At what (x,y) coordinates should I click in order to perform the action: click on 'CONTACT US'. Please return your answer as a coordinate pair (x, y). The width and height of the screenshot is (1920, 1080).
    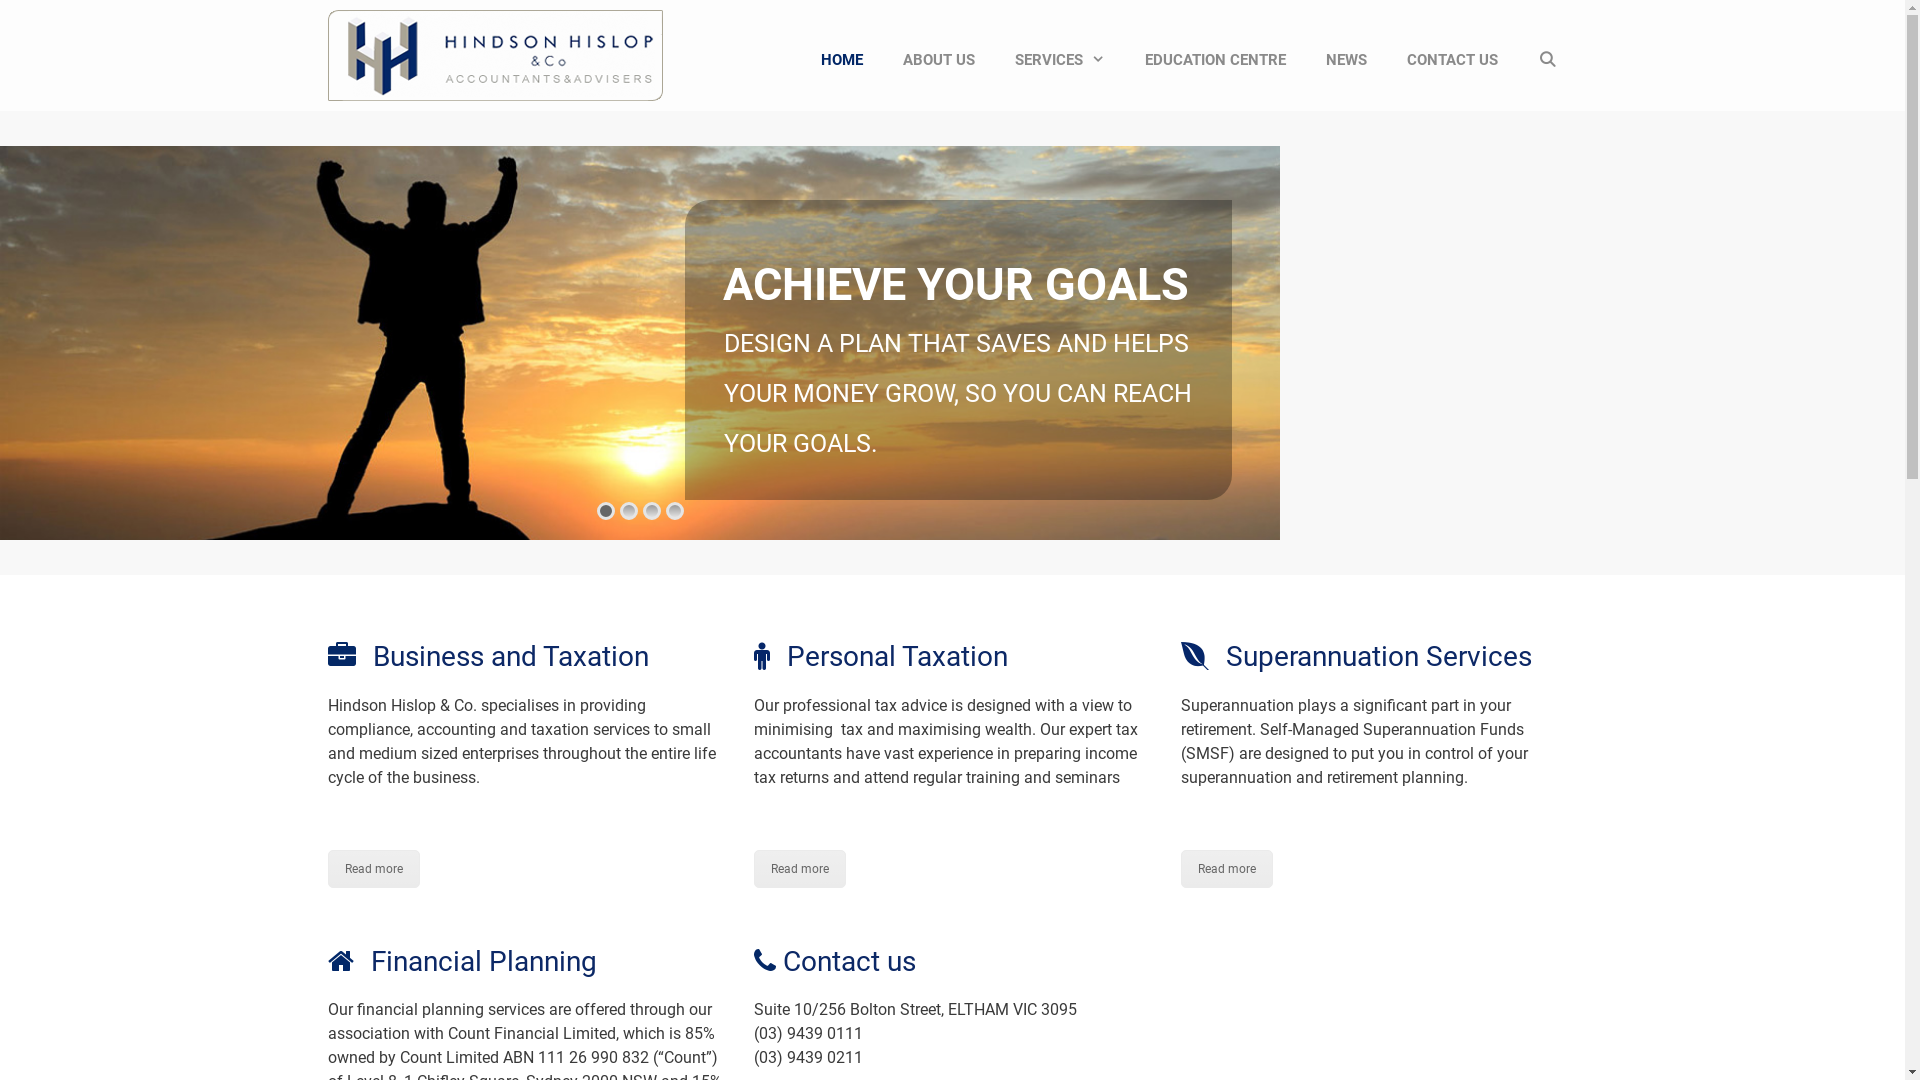
    Looking at the image, I should click on (1452, 59).